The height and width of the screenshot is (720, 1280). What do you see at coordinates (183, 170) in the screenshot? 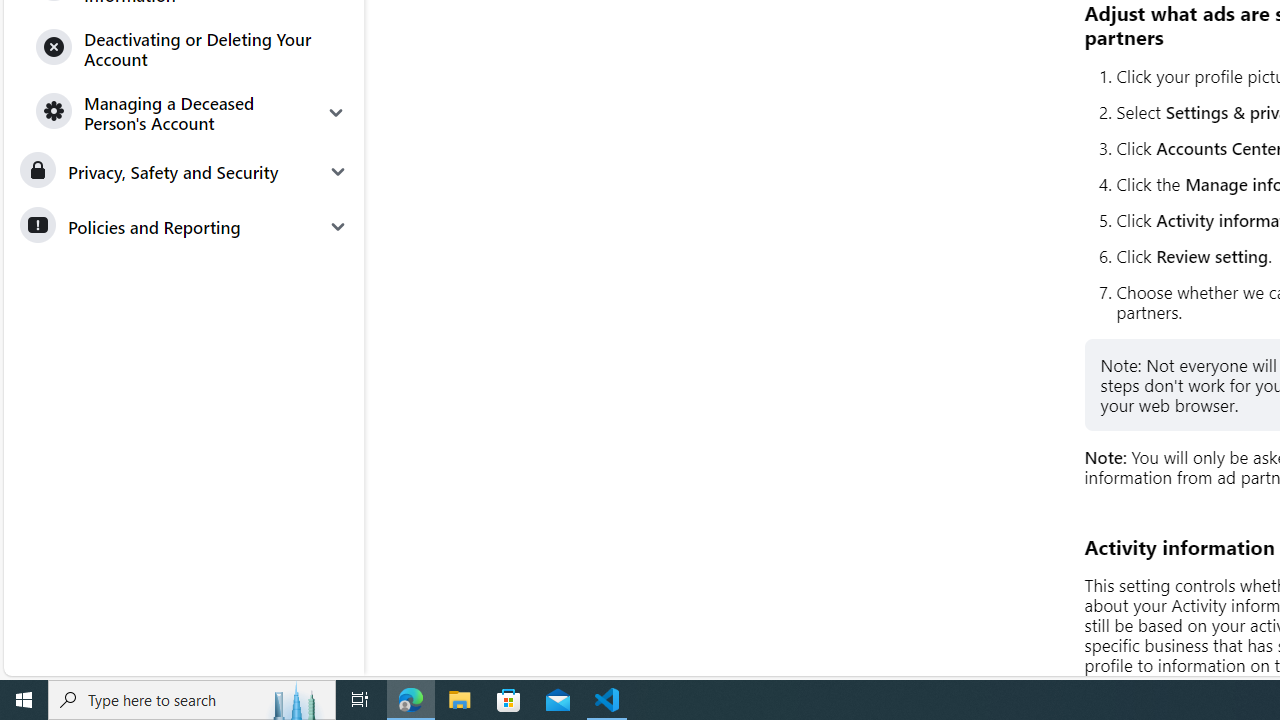
I see `'Privacy, Safety and Security'` at bounding box center [183, 170].